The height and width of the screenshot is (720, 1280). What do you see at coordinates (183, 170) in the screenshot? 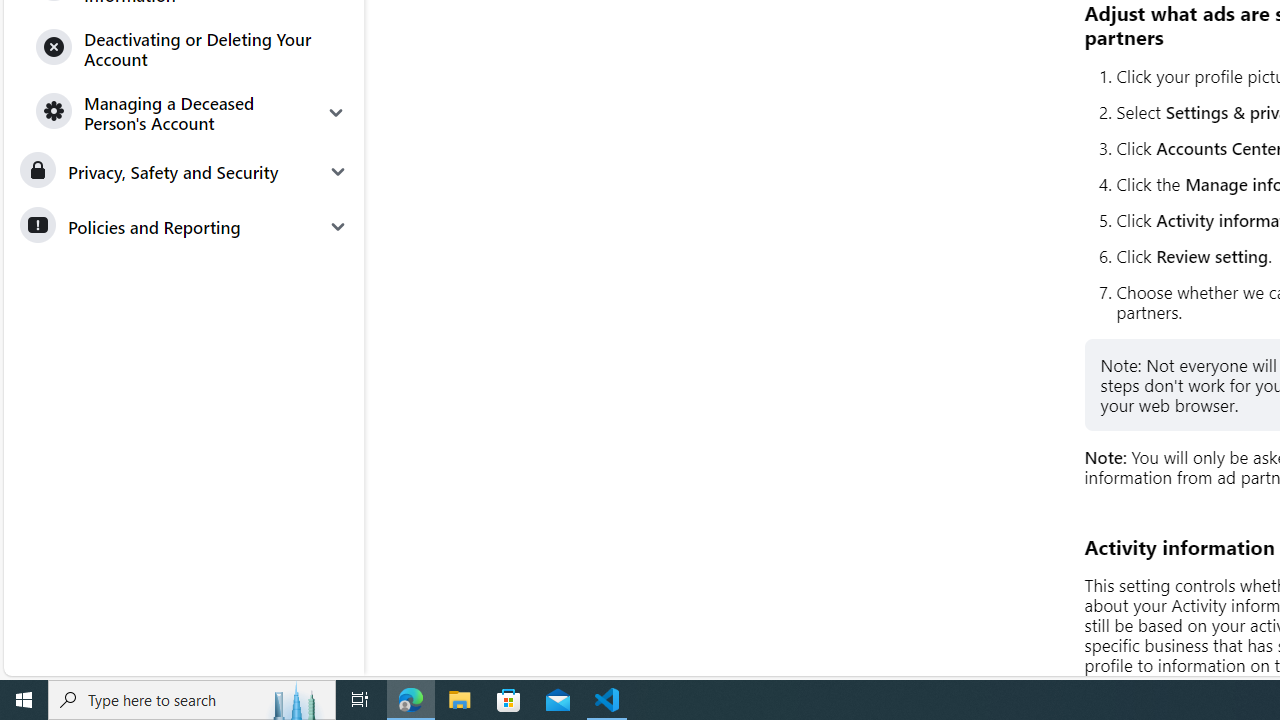
I see `'Privacy, Safety and Security'` at bounding box center [183, 170].